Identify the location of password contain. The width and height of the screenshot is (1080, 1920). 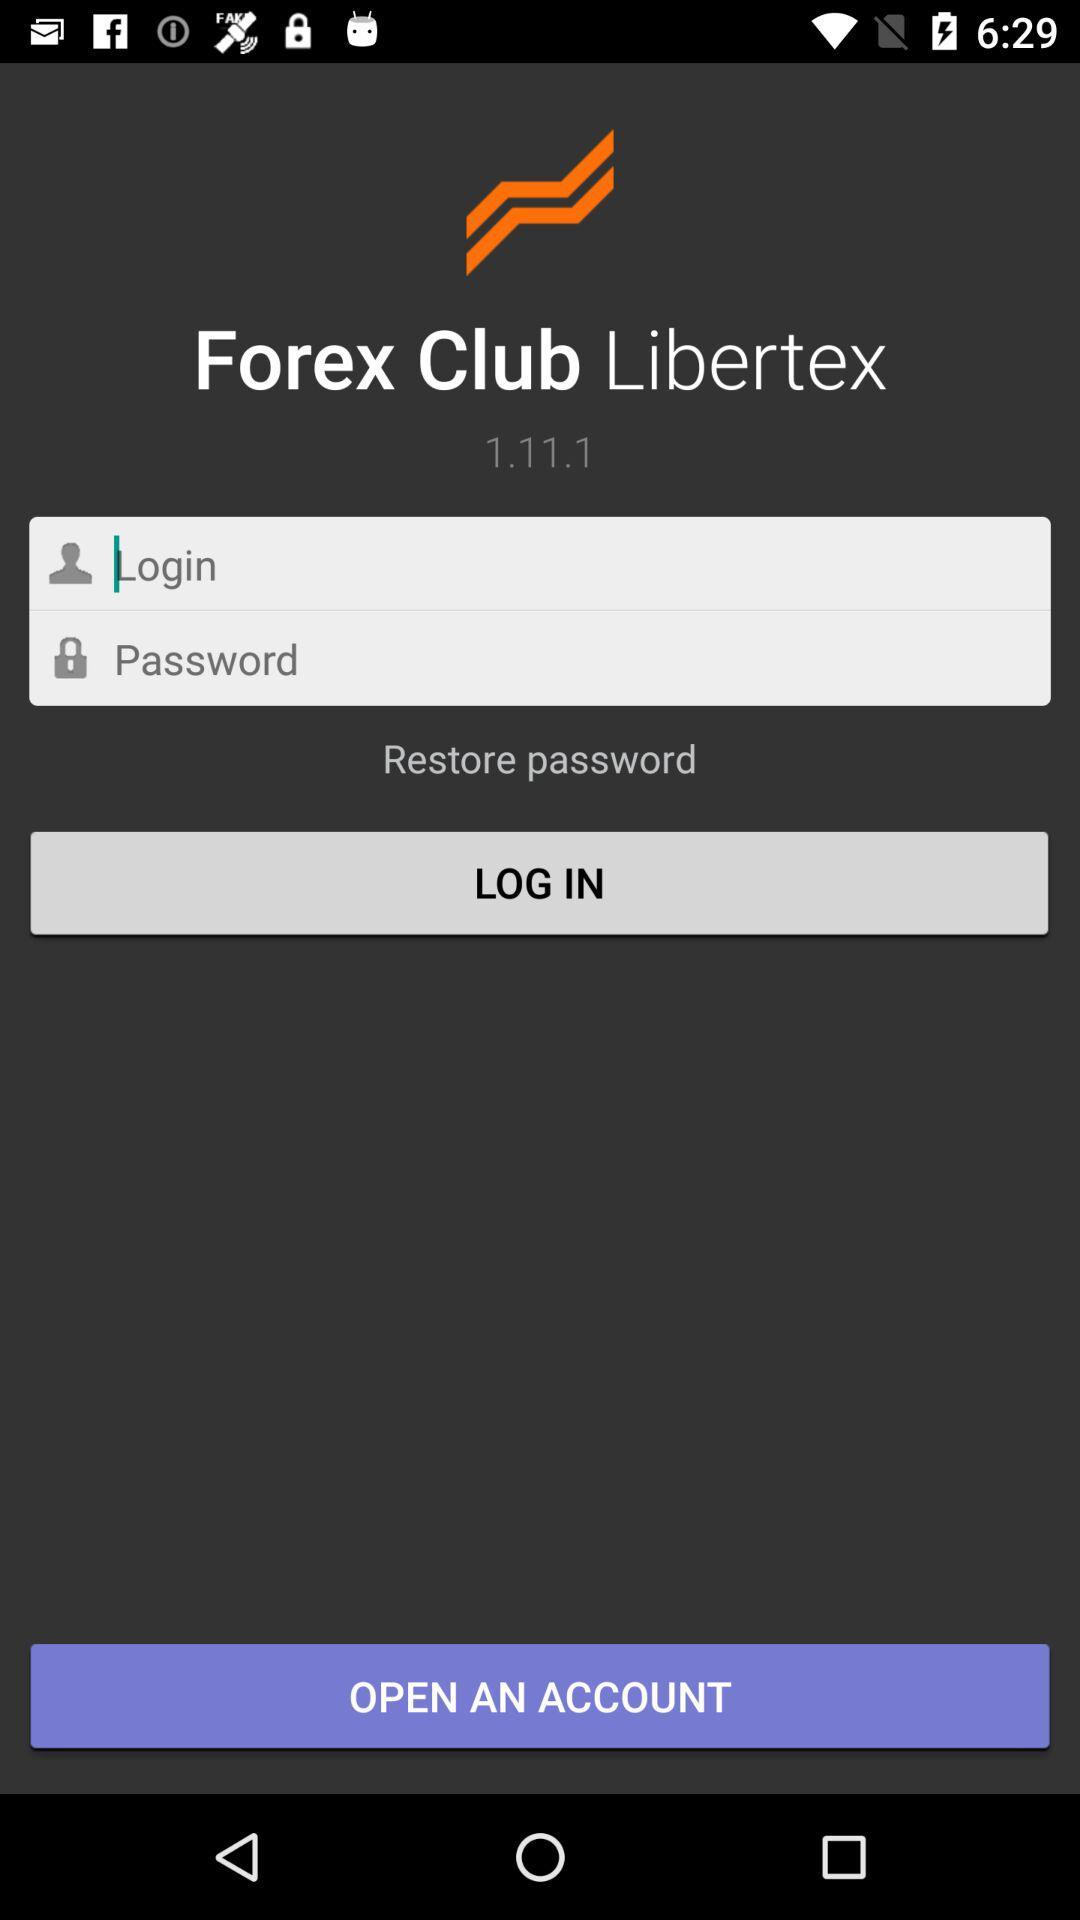
(540, 658).